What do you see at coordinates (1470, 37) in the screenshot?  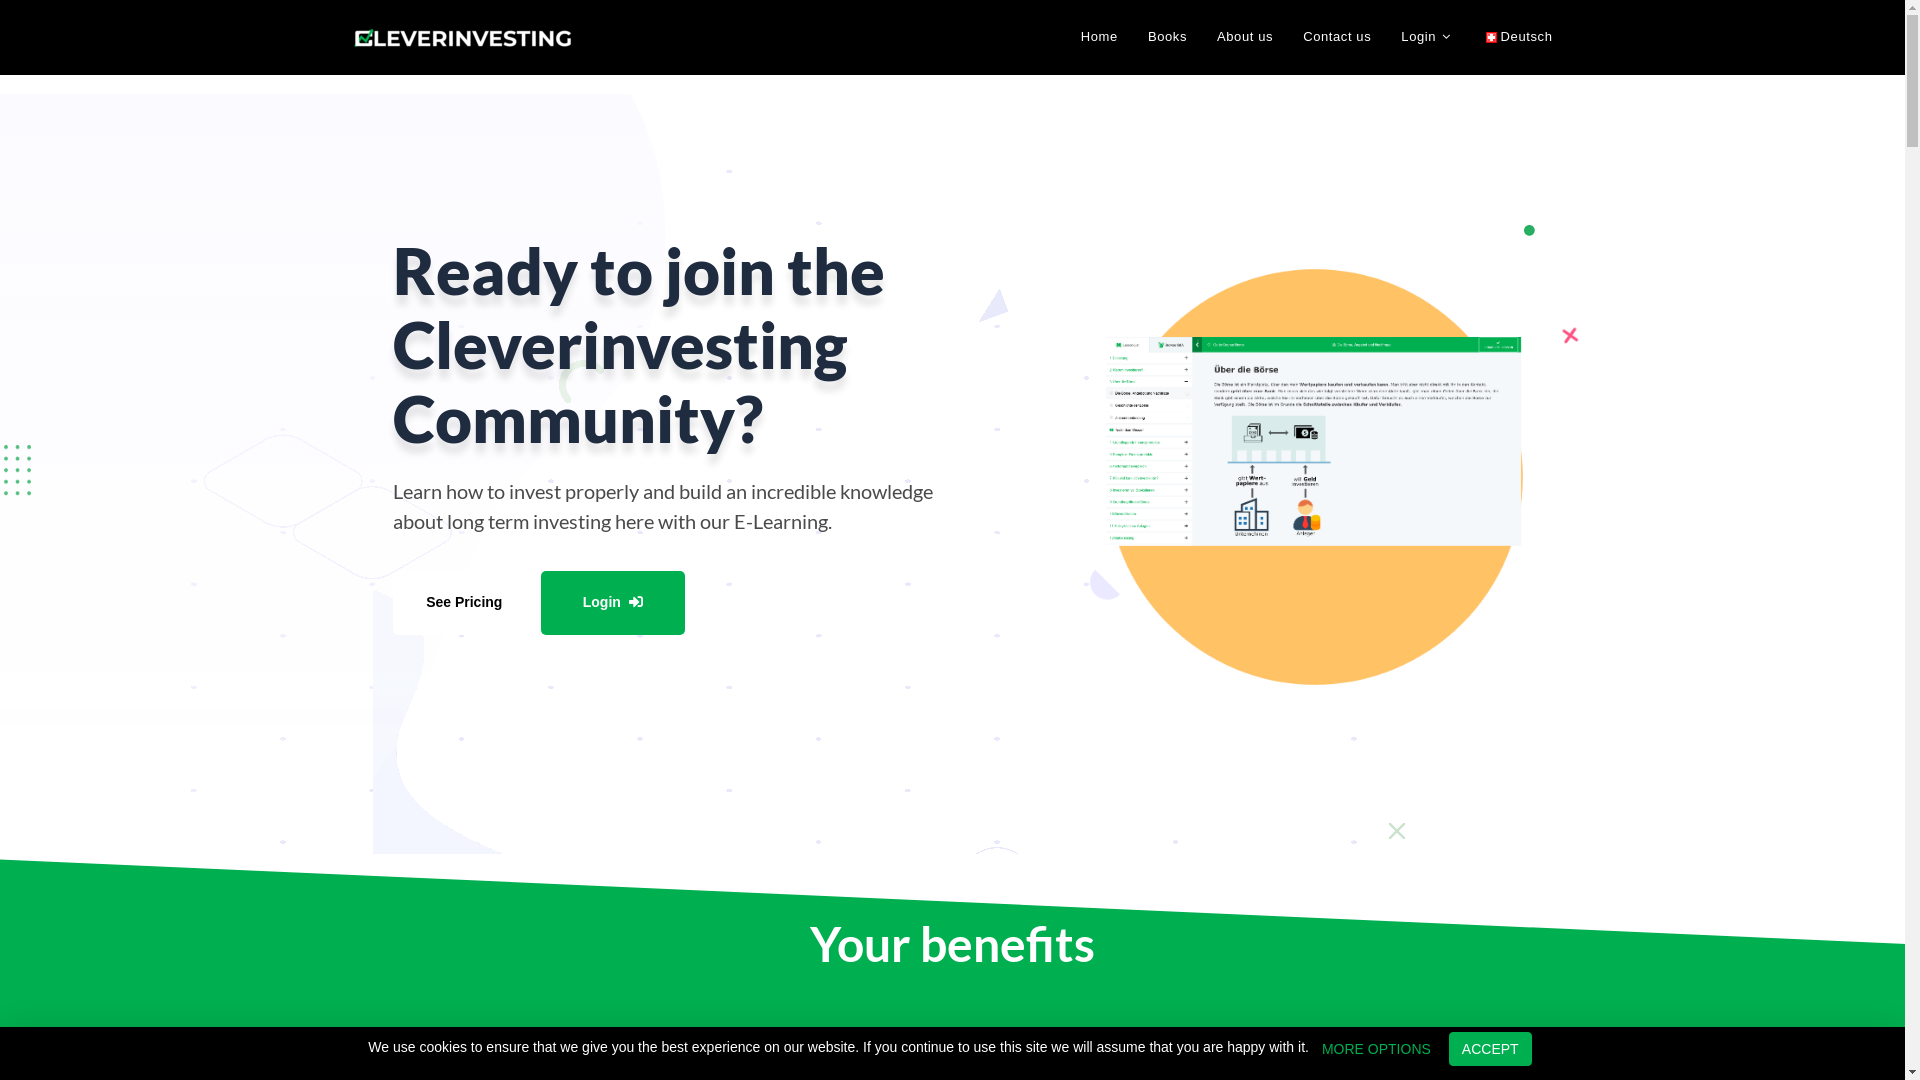 I see `'Deutsch'` at bounding box center [1470, 37].